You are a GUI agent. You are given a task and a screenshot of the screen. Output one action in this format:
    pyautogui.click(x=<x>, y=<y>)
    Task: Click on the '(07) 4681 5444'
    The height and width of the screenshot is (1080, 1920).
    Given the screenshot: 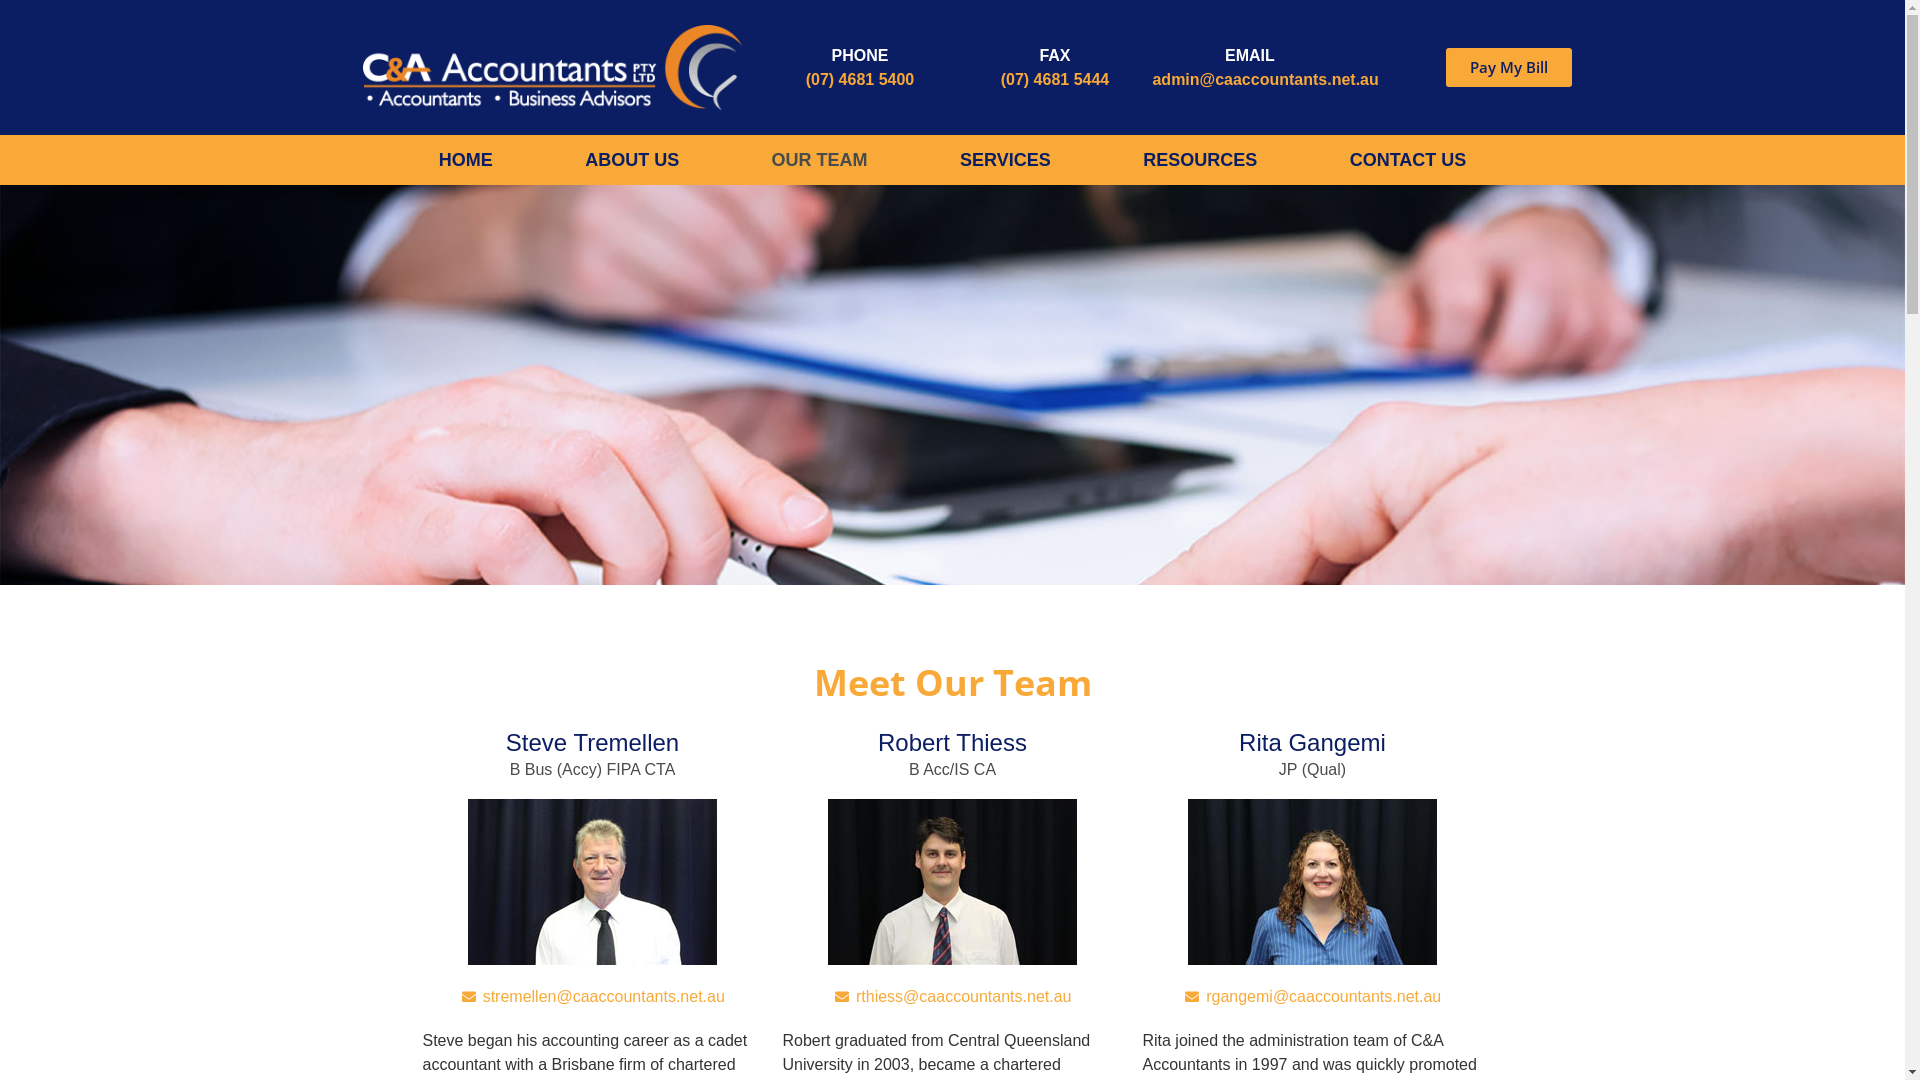 What is the action you would take?
    pyautogui.click(x=1054, y=78)
    